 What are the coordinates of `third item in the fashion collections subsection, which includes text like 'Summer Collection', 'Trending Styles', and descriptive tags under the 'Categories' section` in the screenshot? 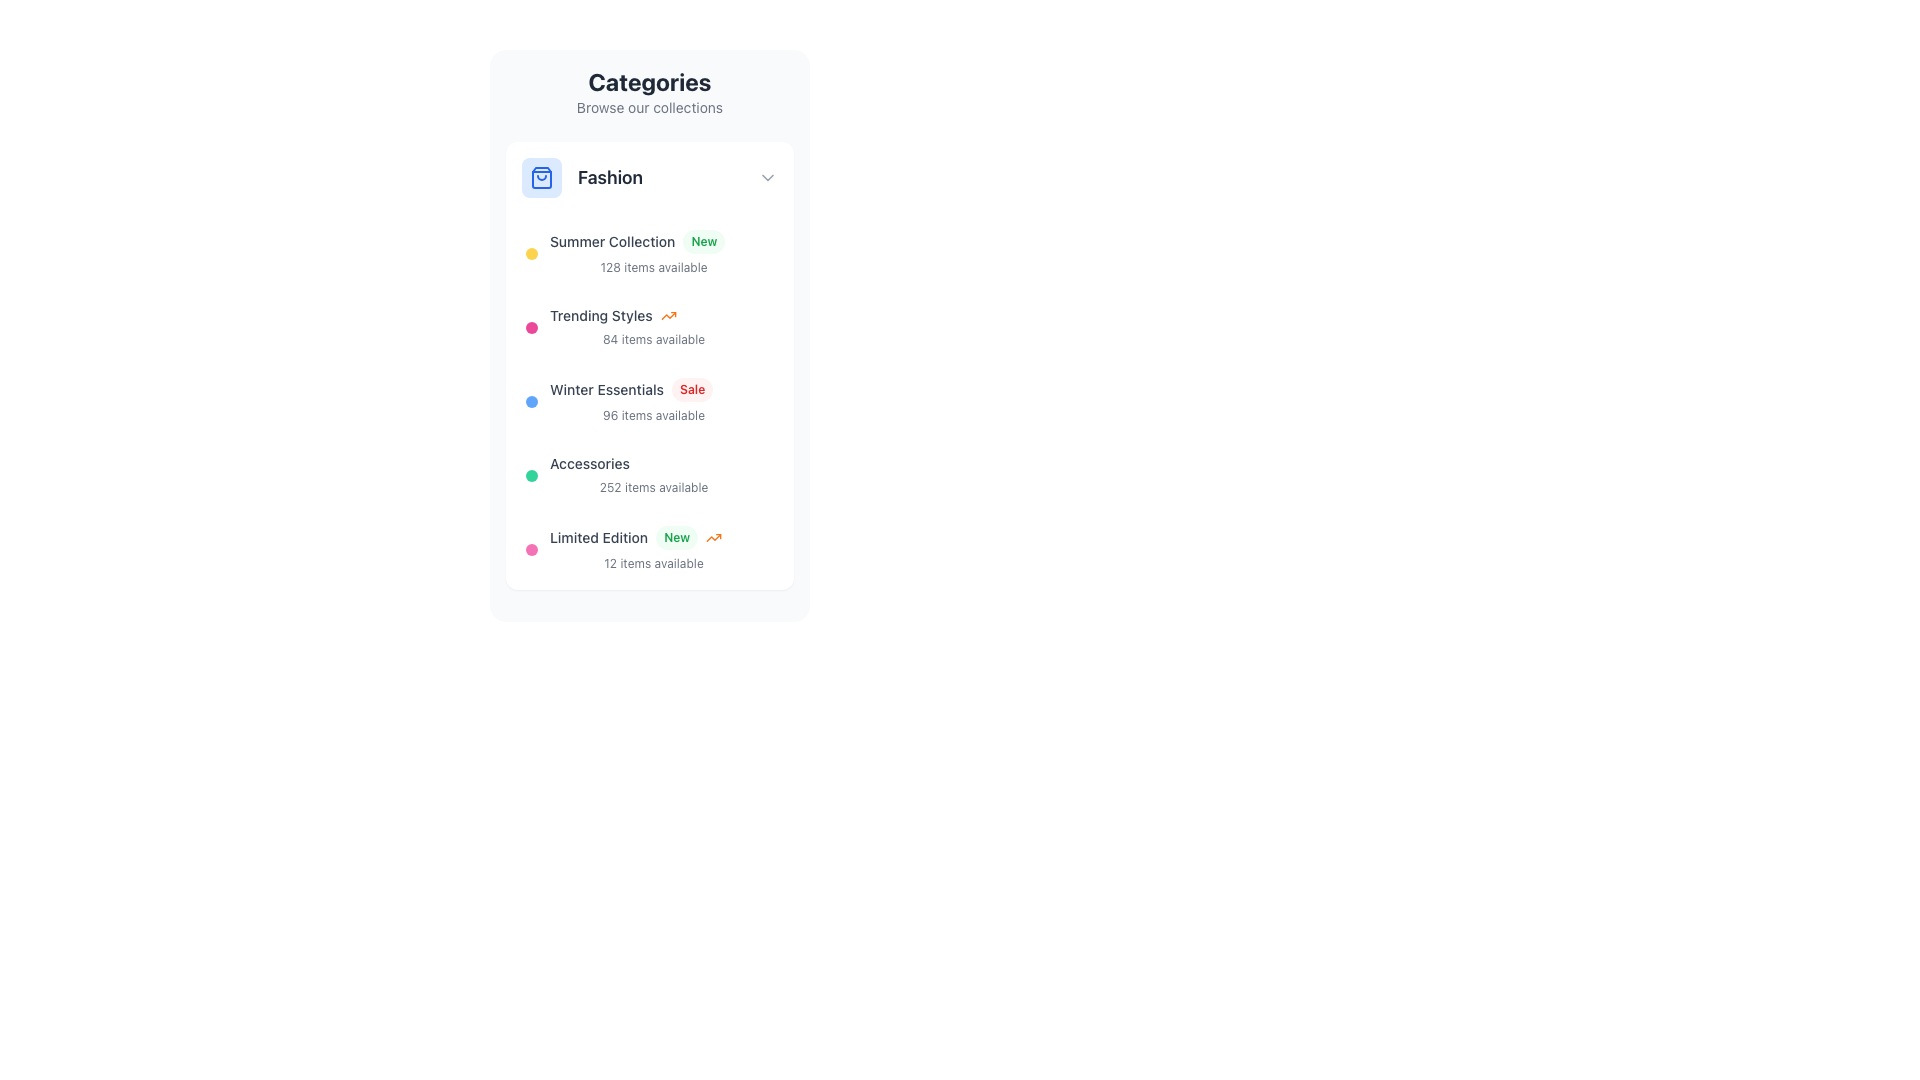 It's located at (649, 366).